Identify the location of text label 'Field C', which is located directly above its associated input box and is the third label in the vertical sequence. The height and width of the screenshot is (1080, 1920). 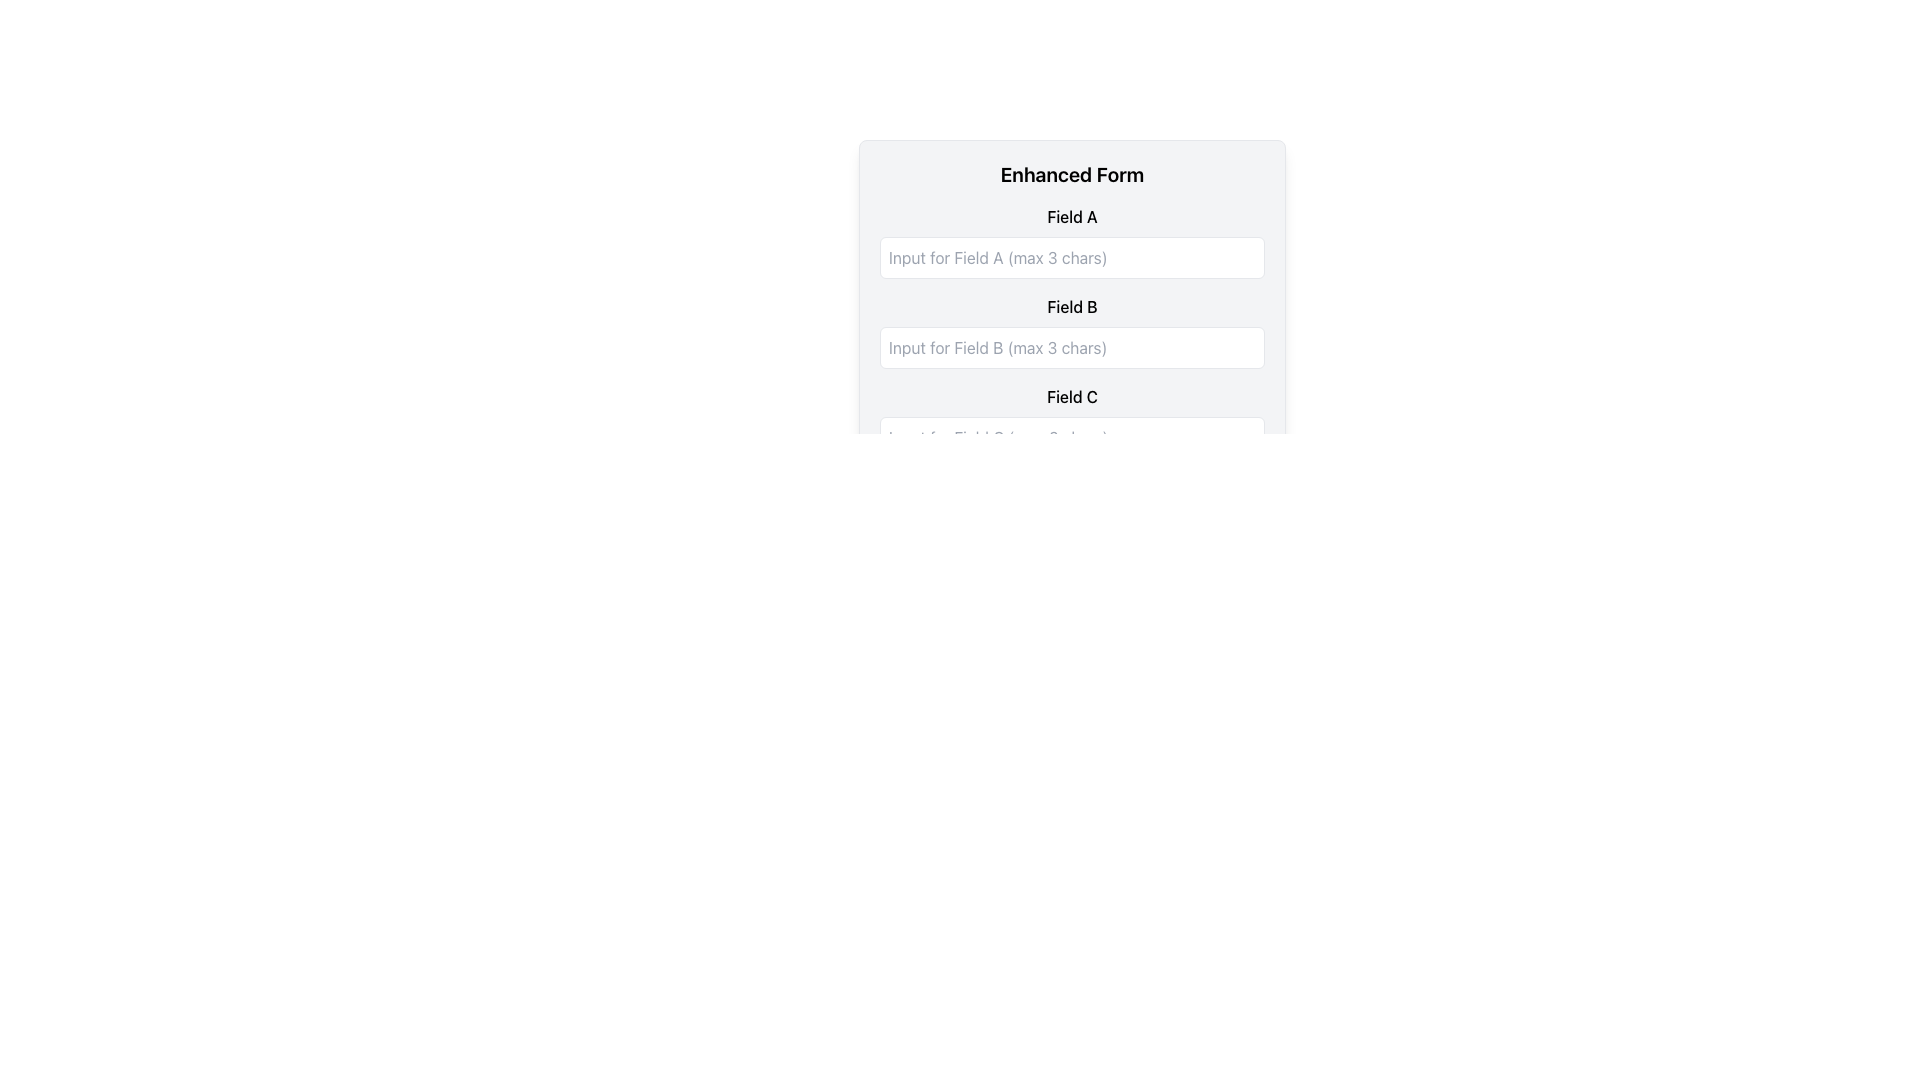
(1071, 397).